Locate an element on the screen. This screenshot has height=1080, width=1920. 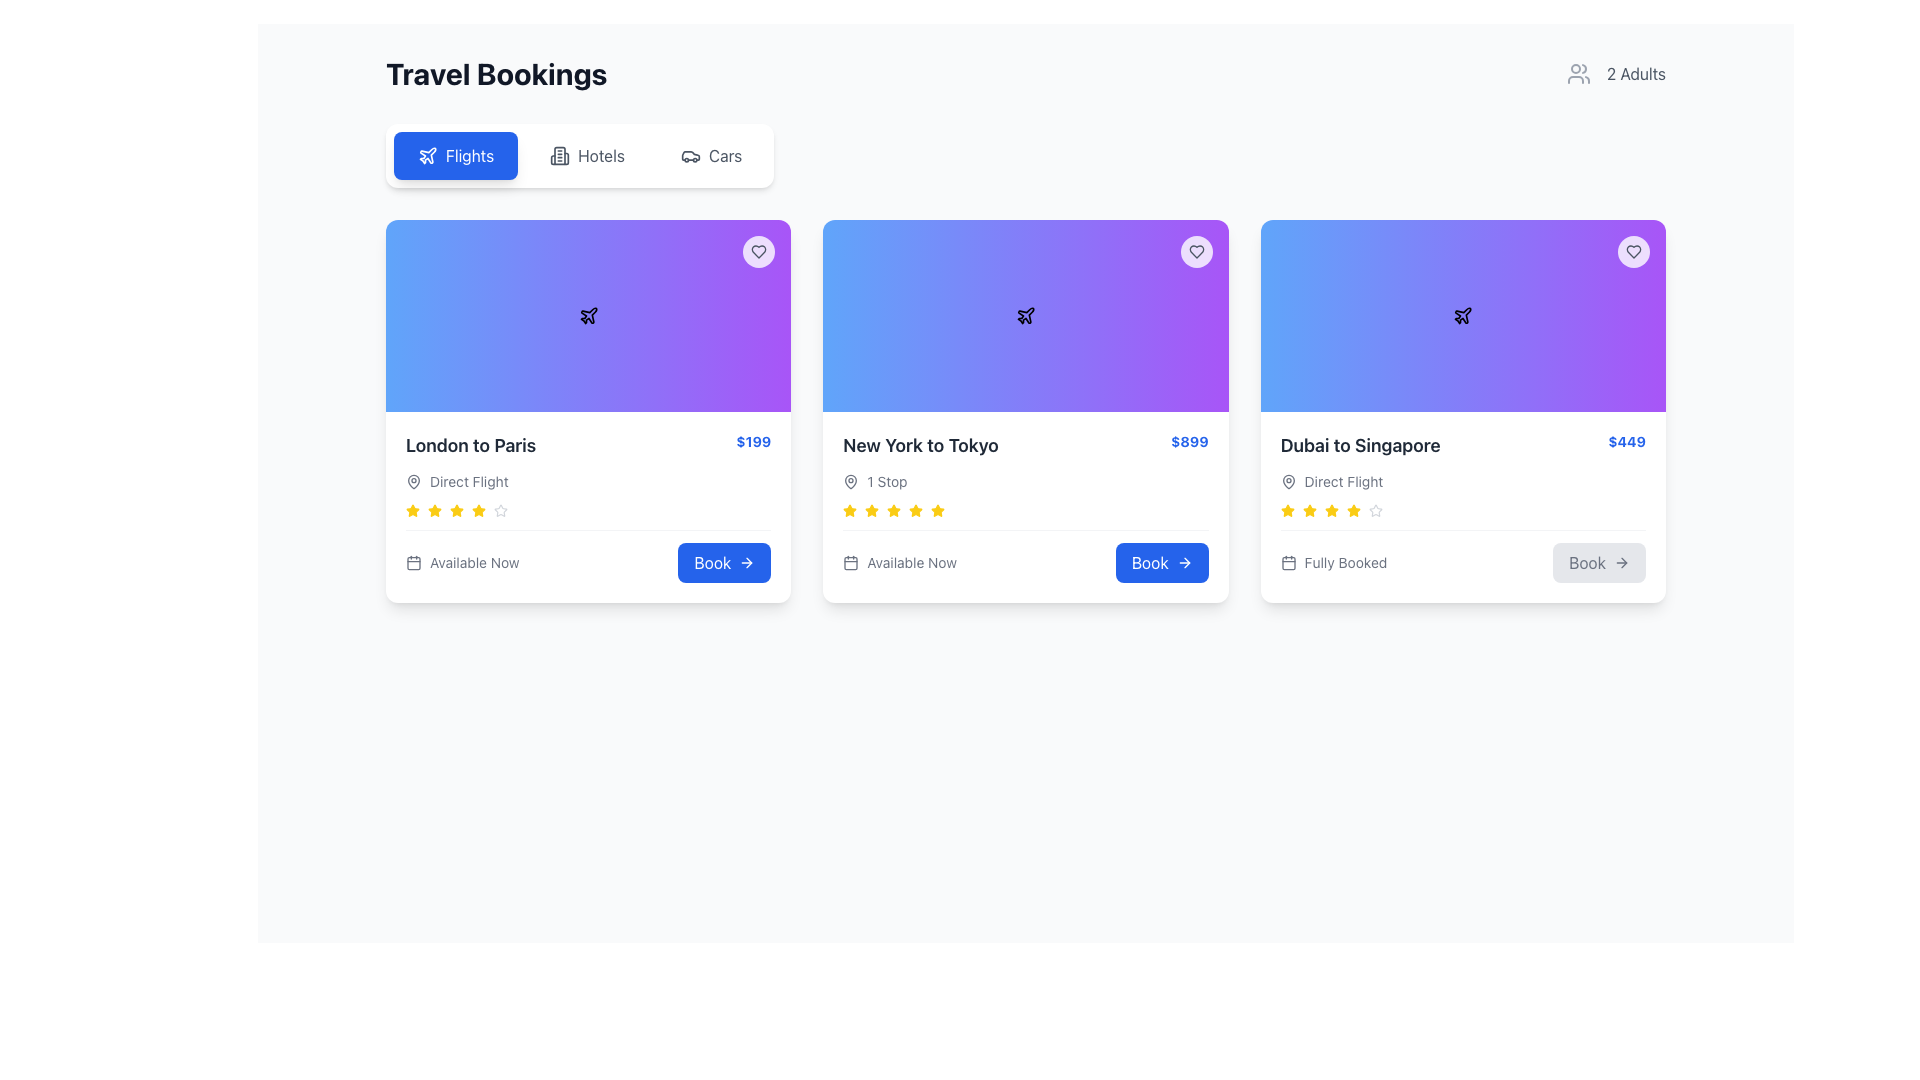
individual star icons in the Rating component located in the center-left card under the 'Direct Flight' label and above the 'Available Now' label by hovering over each star is located at coordinates (587, 509).